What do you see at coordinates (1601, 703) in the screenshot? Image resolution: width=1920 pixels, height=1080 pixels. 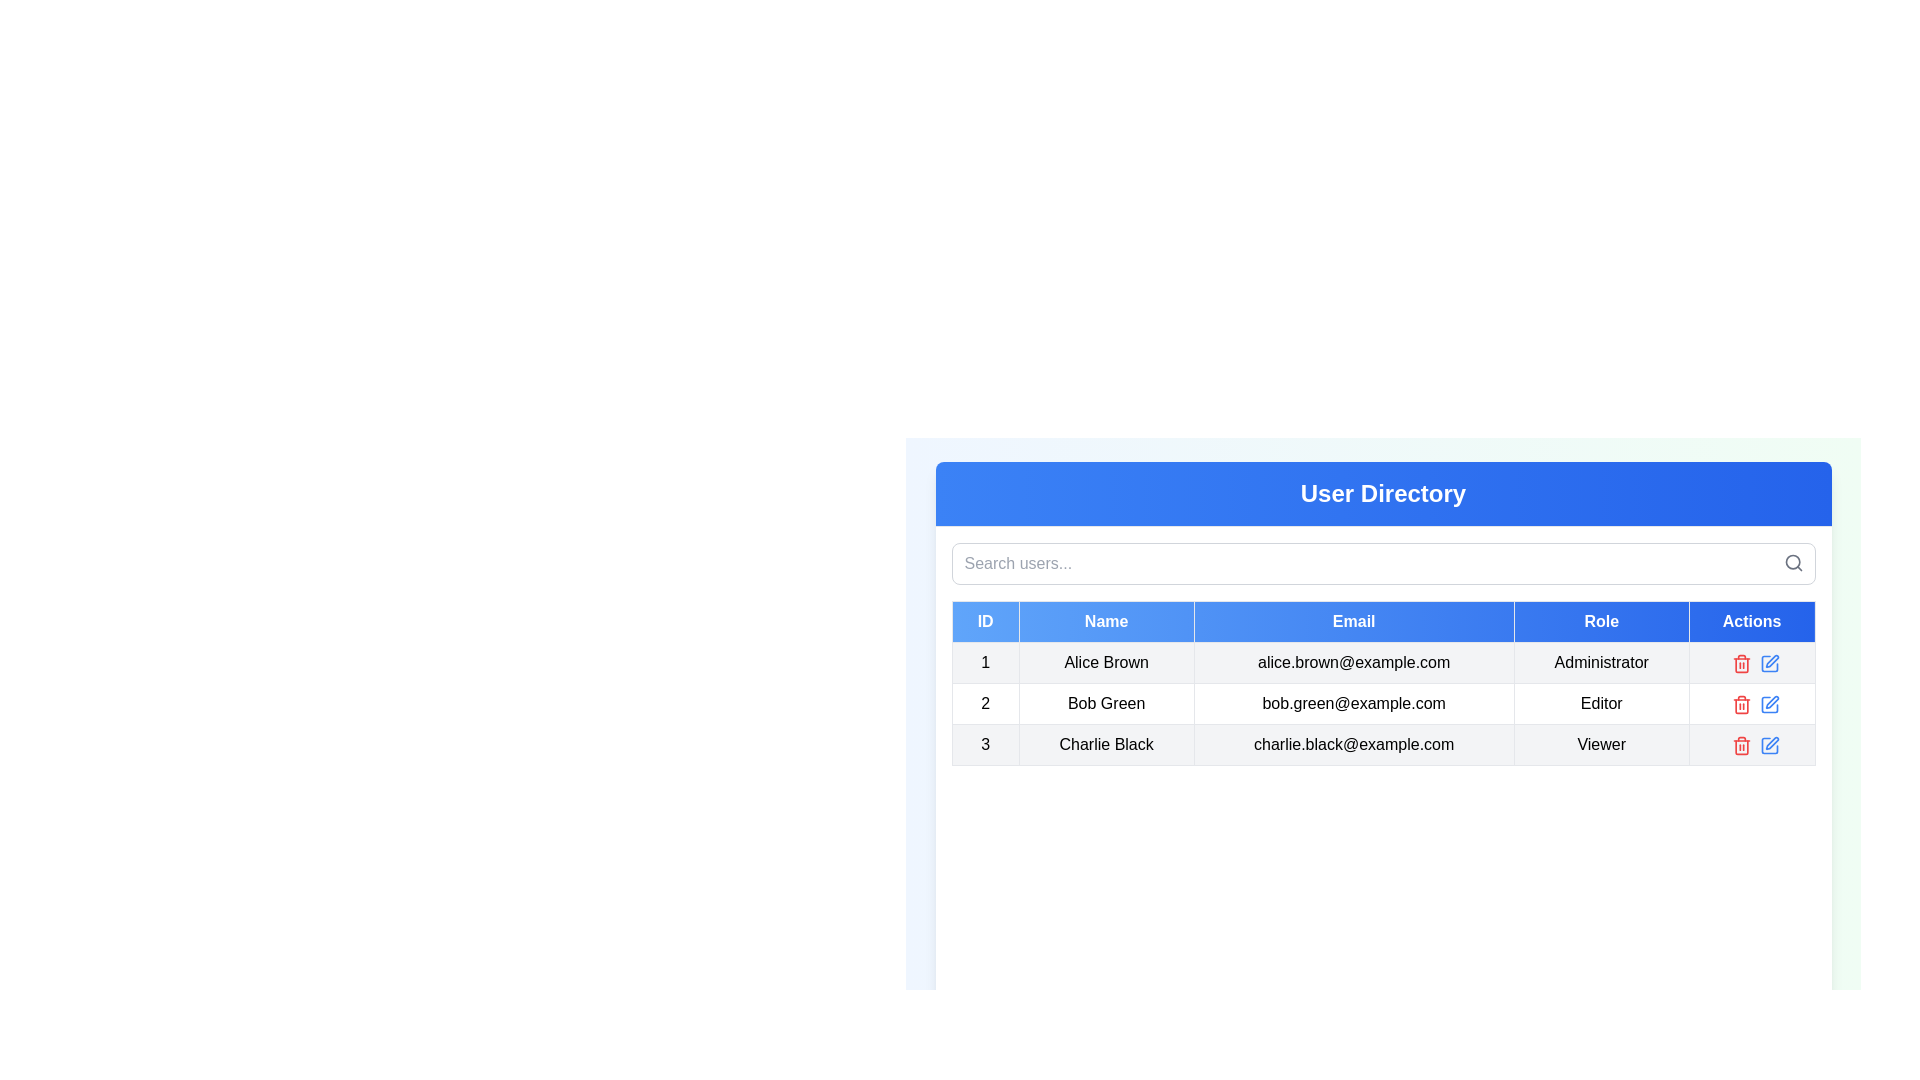 I see `the text label displaying 'Editor' in the Role column of the second row associated with the user 'Bob Green'` at bounding box center [1601, 703].